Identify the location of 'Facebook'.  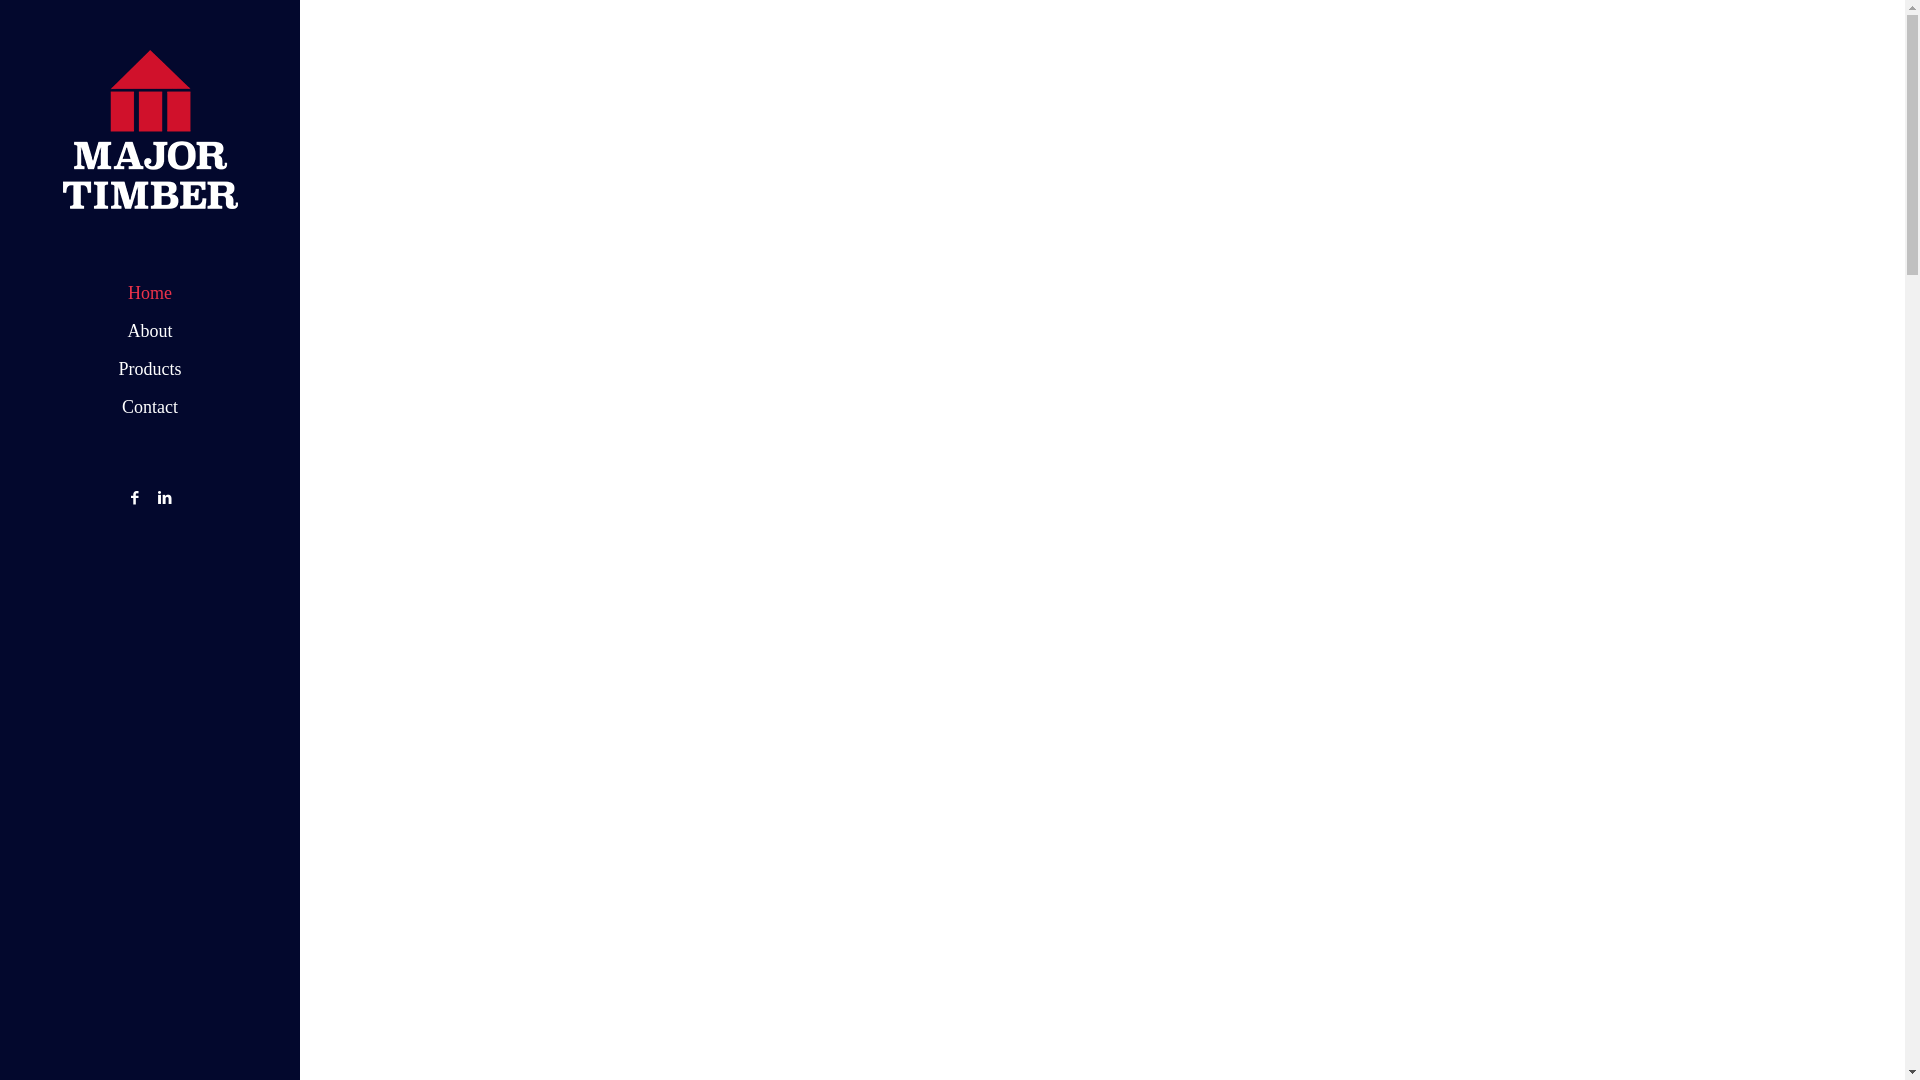
(133, 496).